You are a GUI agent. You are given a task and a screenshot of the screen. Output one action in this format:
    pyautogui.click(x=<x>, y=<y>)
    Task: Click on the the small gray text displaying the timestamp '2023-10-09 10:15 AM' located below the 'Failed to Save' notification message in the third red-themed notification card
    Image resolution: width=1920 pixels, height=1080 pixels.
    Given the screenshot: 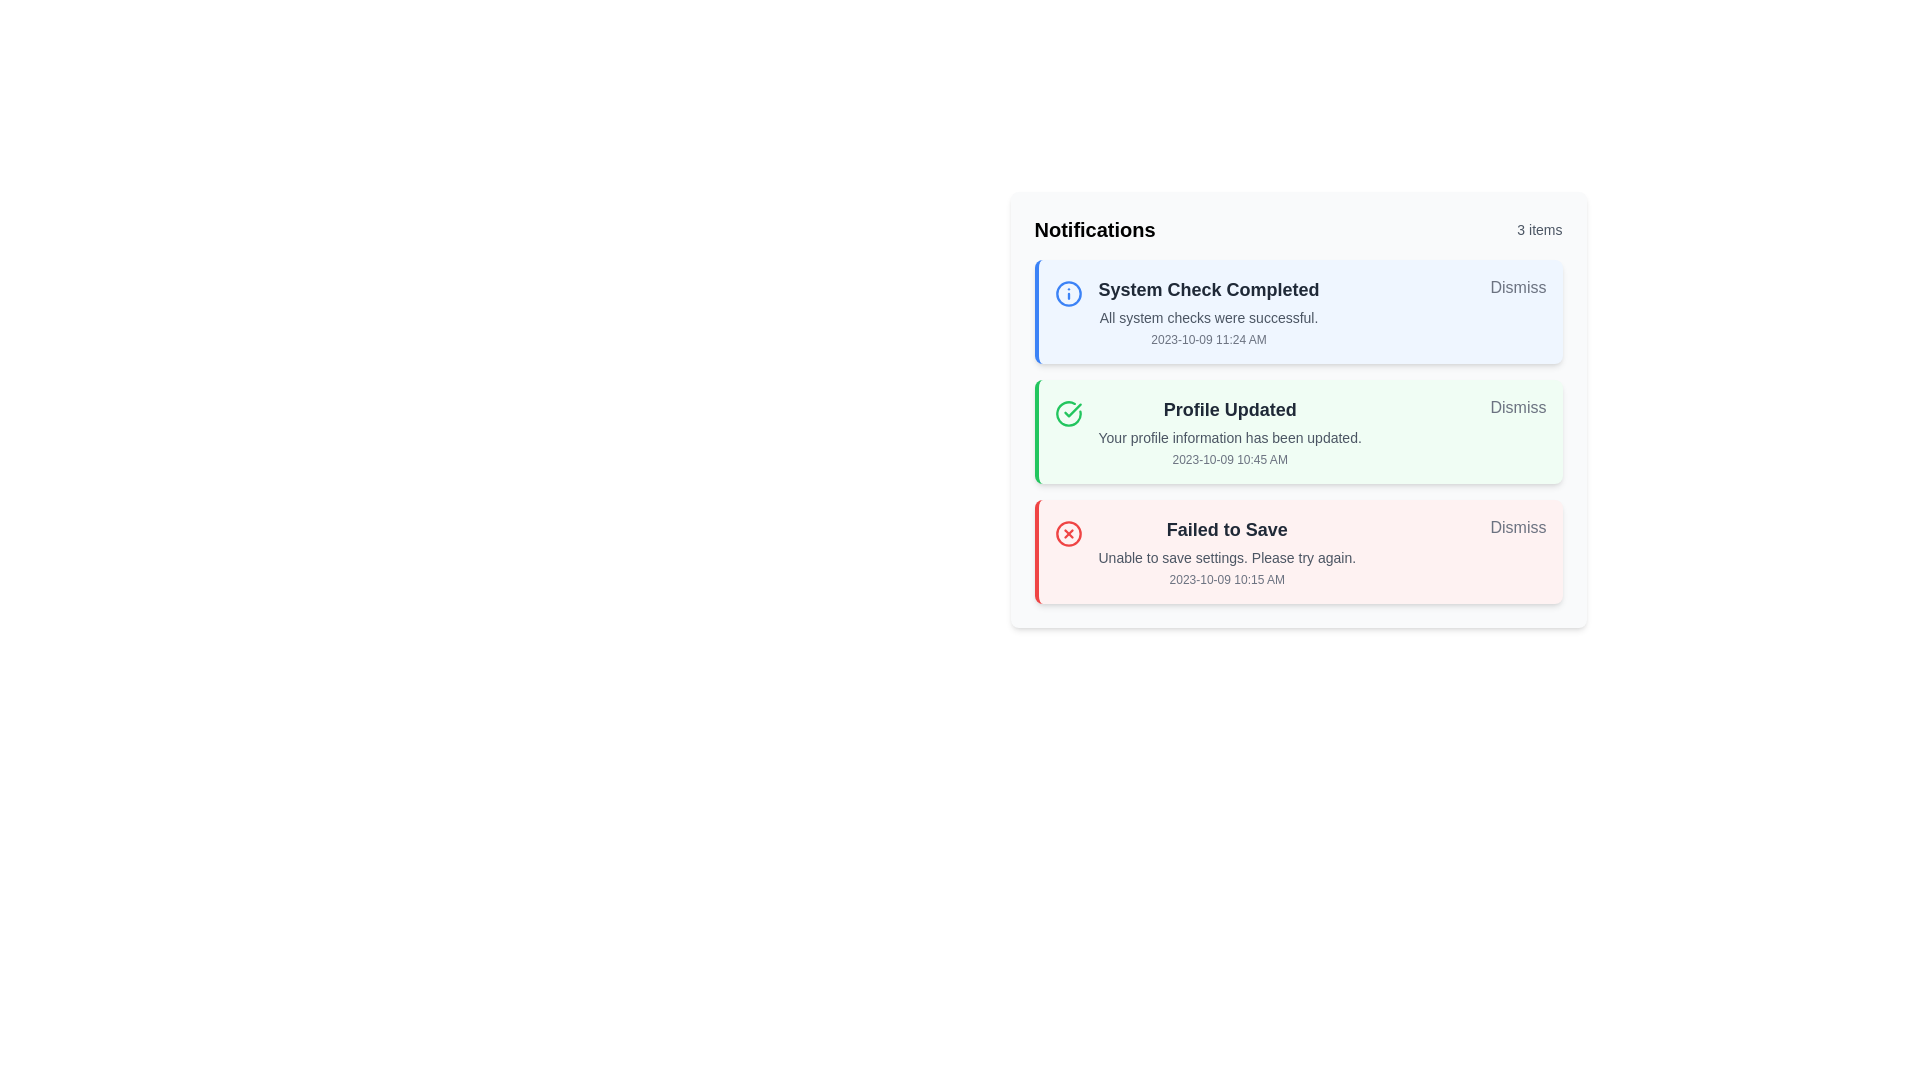 What is the action you would take?
    pyautogui.click(x=1226, y=579)
    